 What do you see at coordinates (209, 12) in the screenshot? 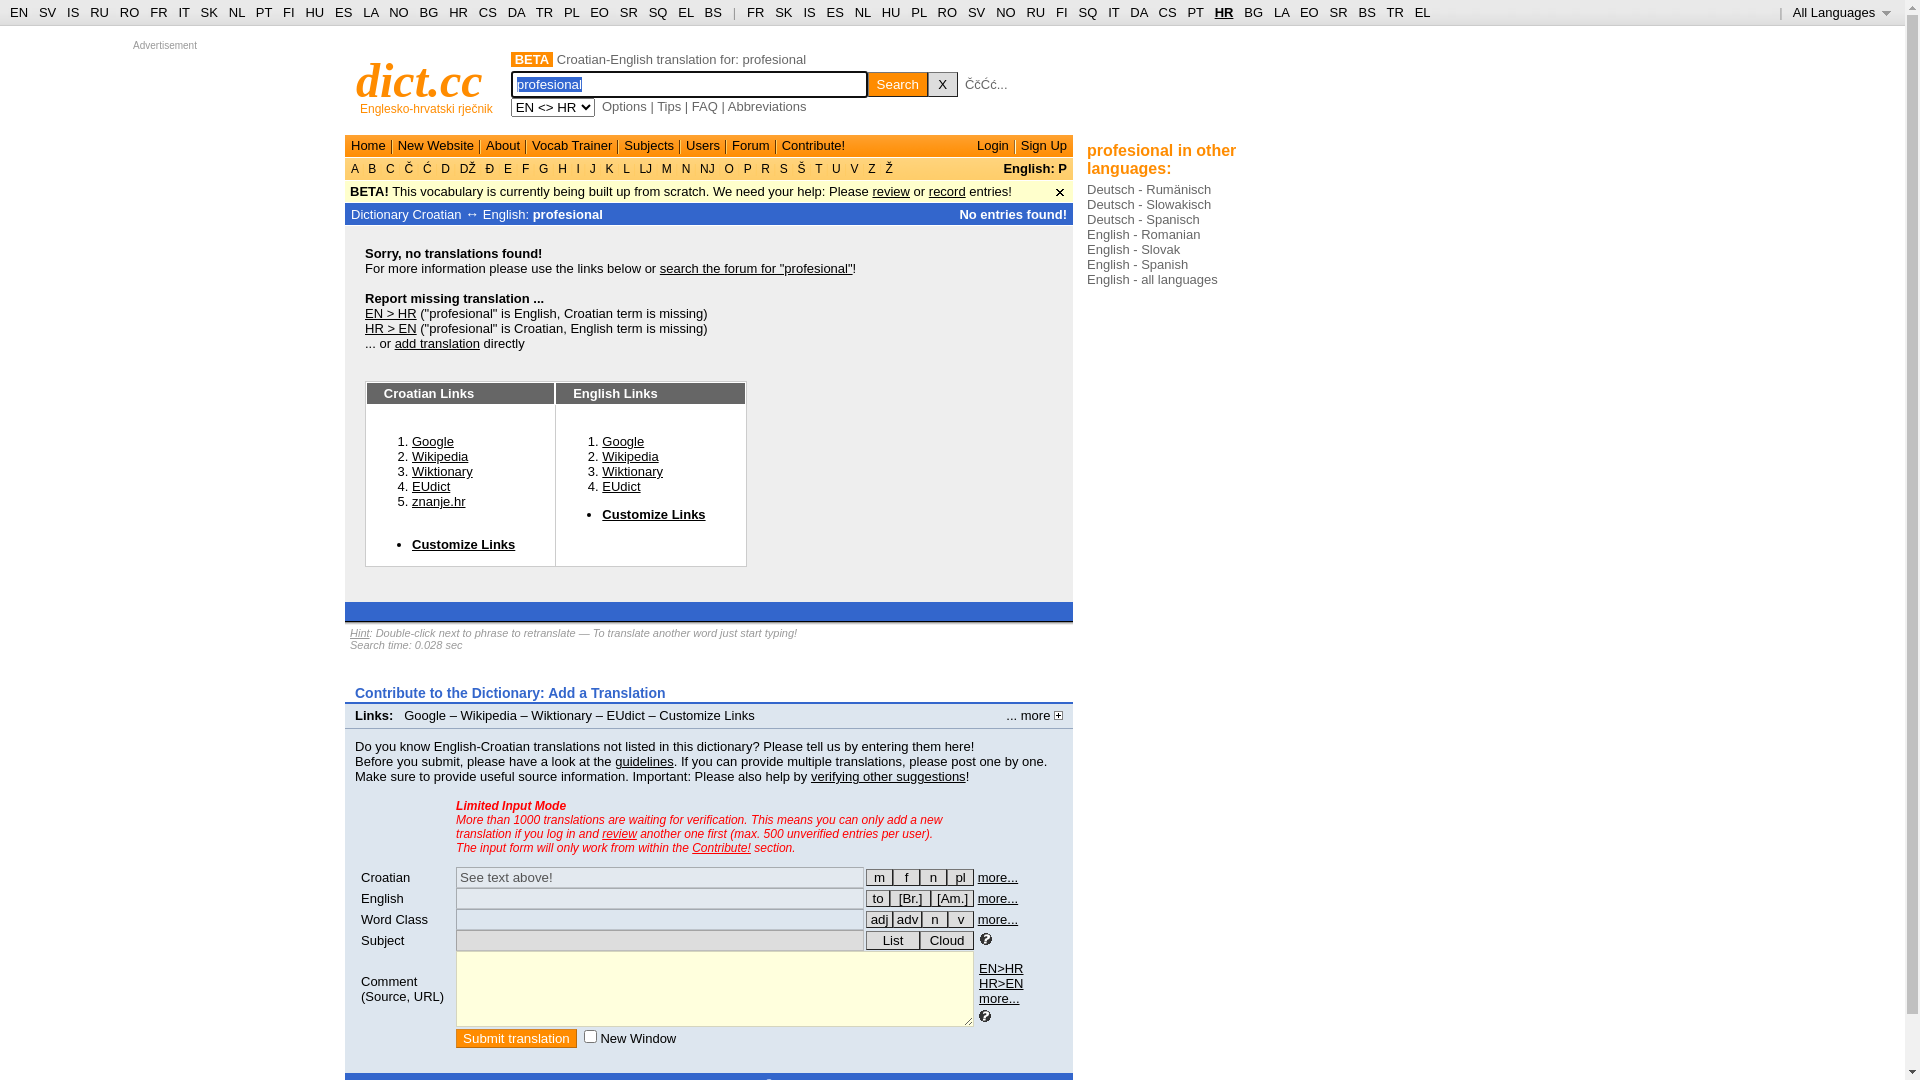
I see `'SK'` at bounding box center [209, 12].